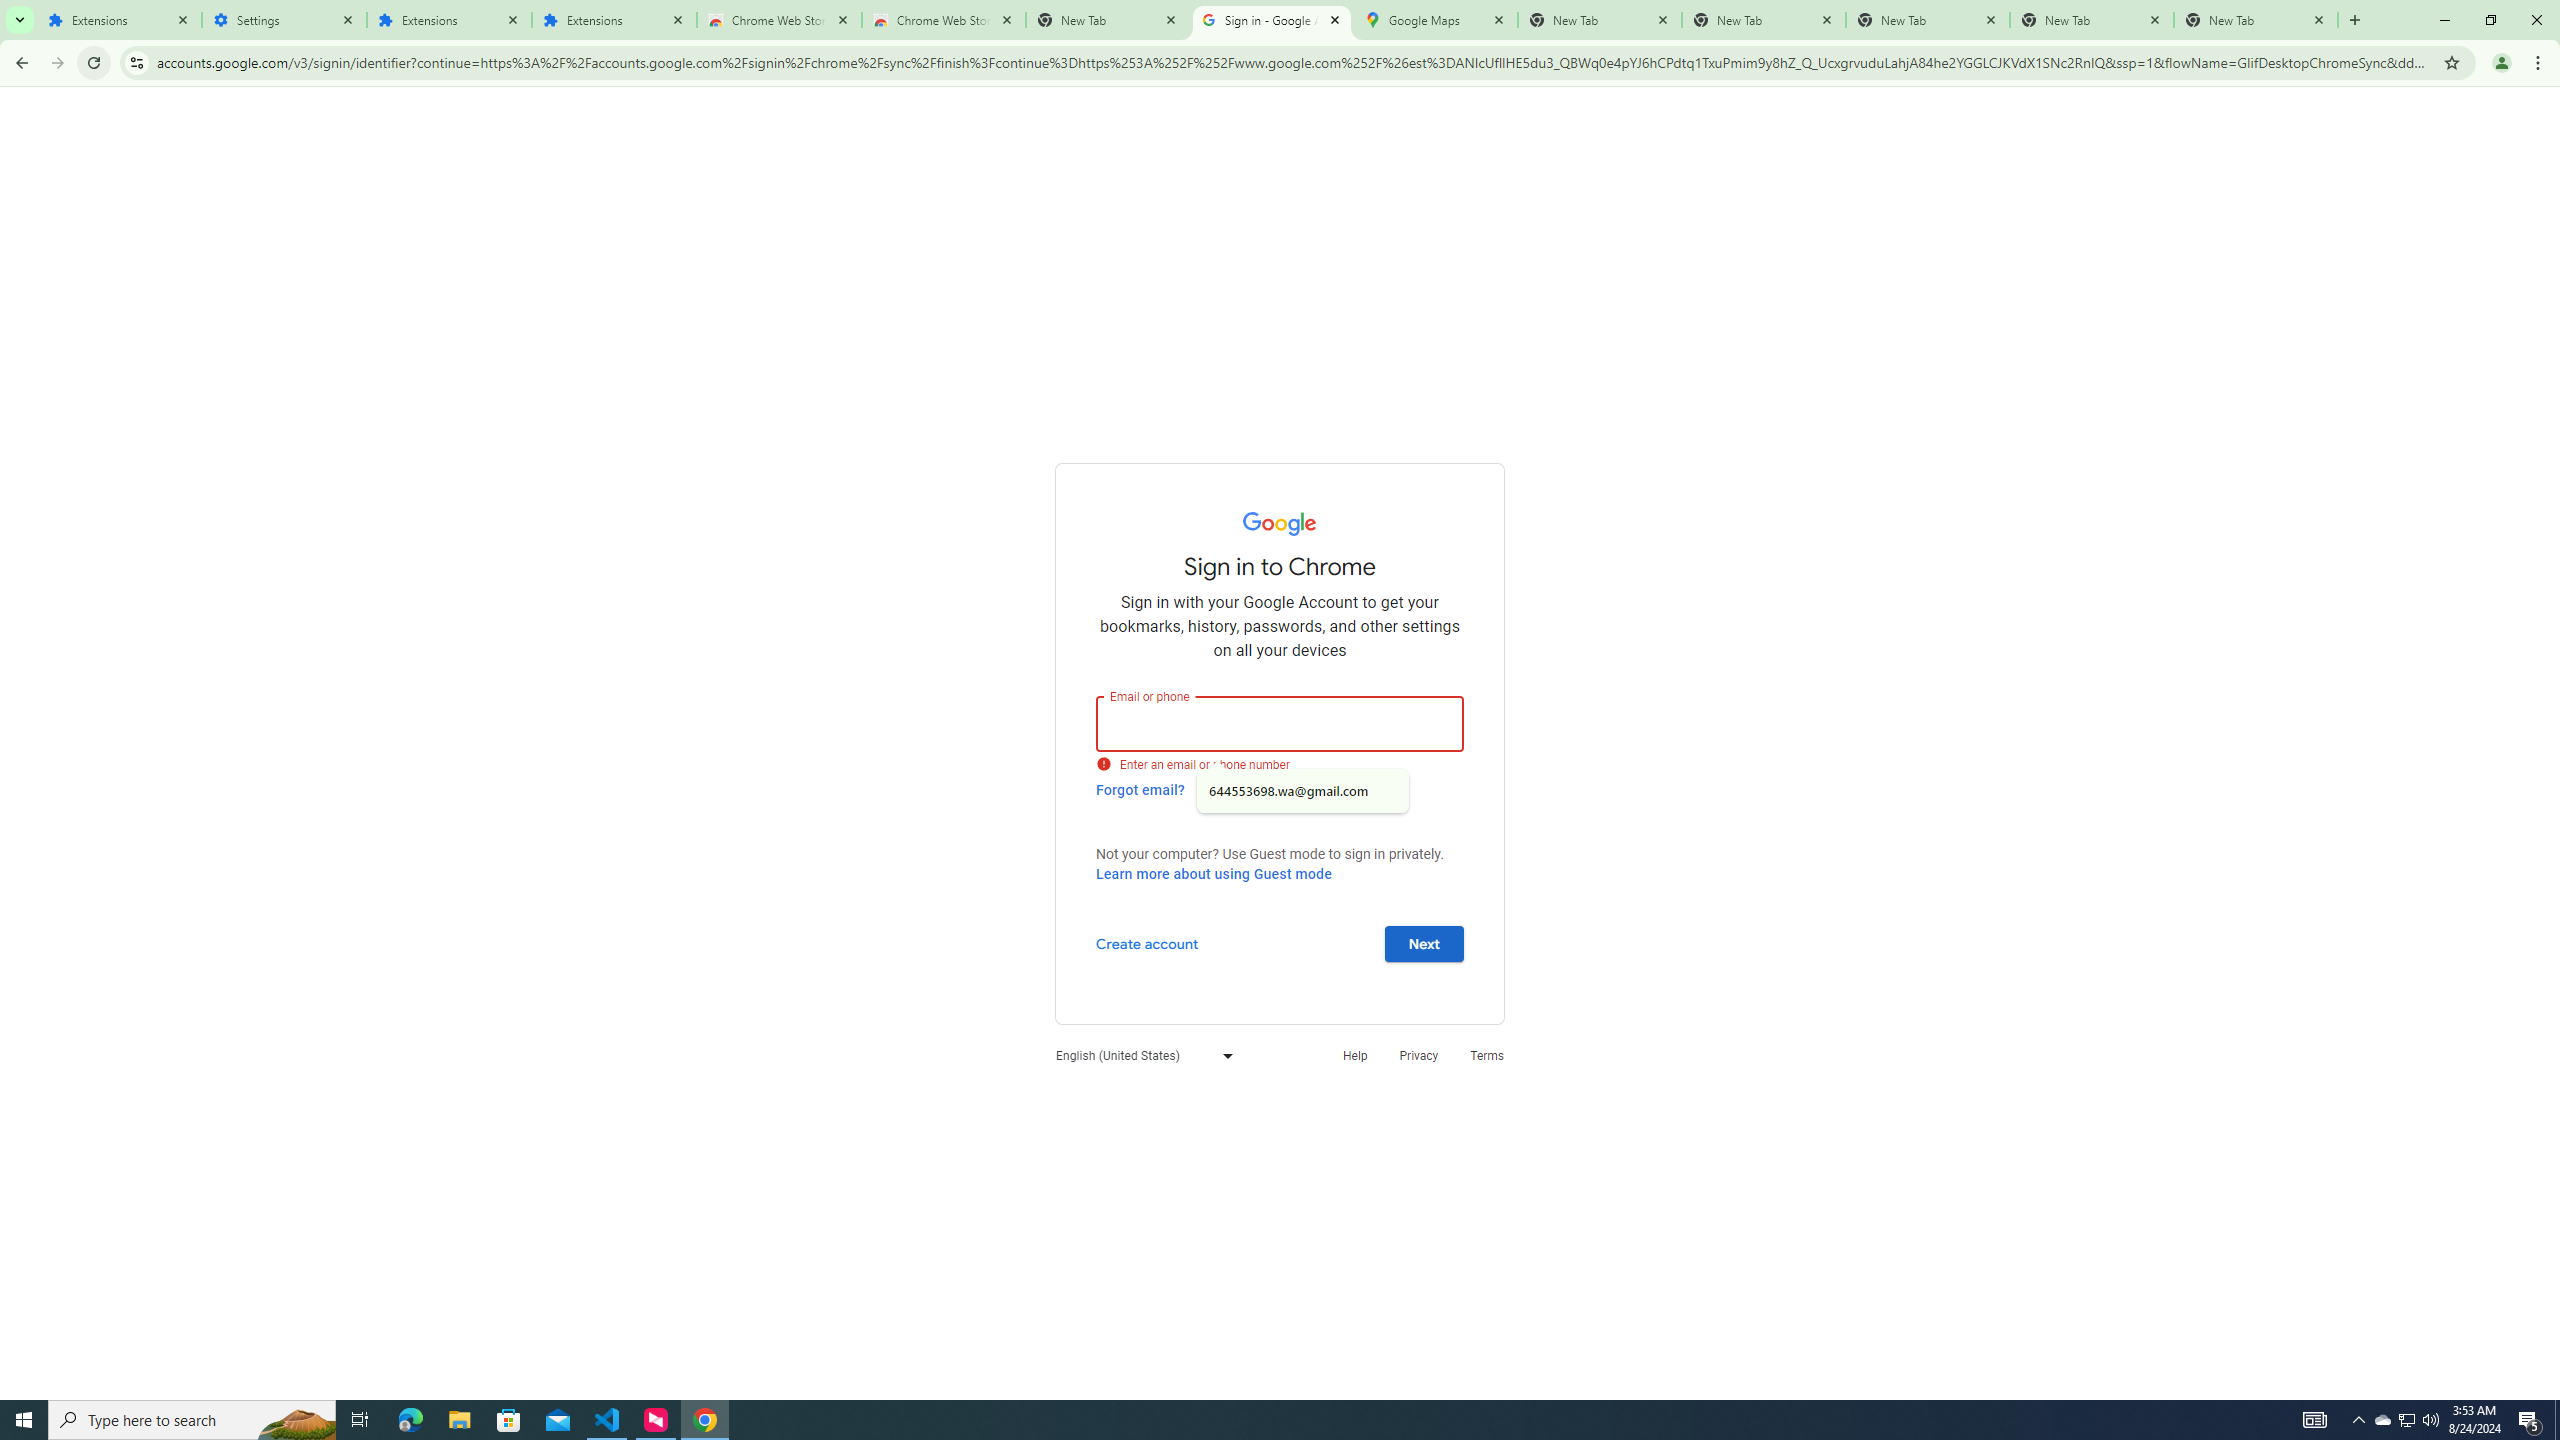  I want to click on 'Minimize', so click(2443, 19).